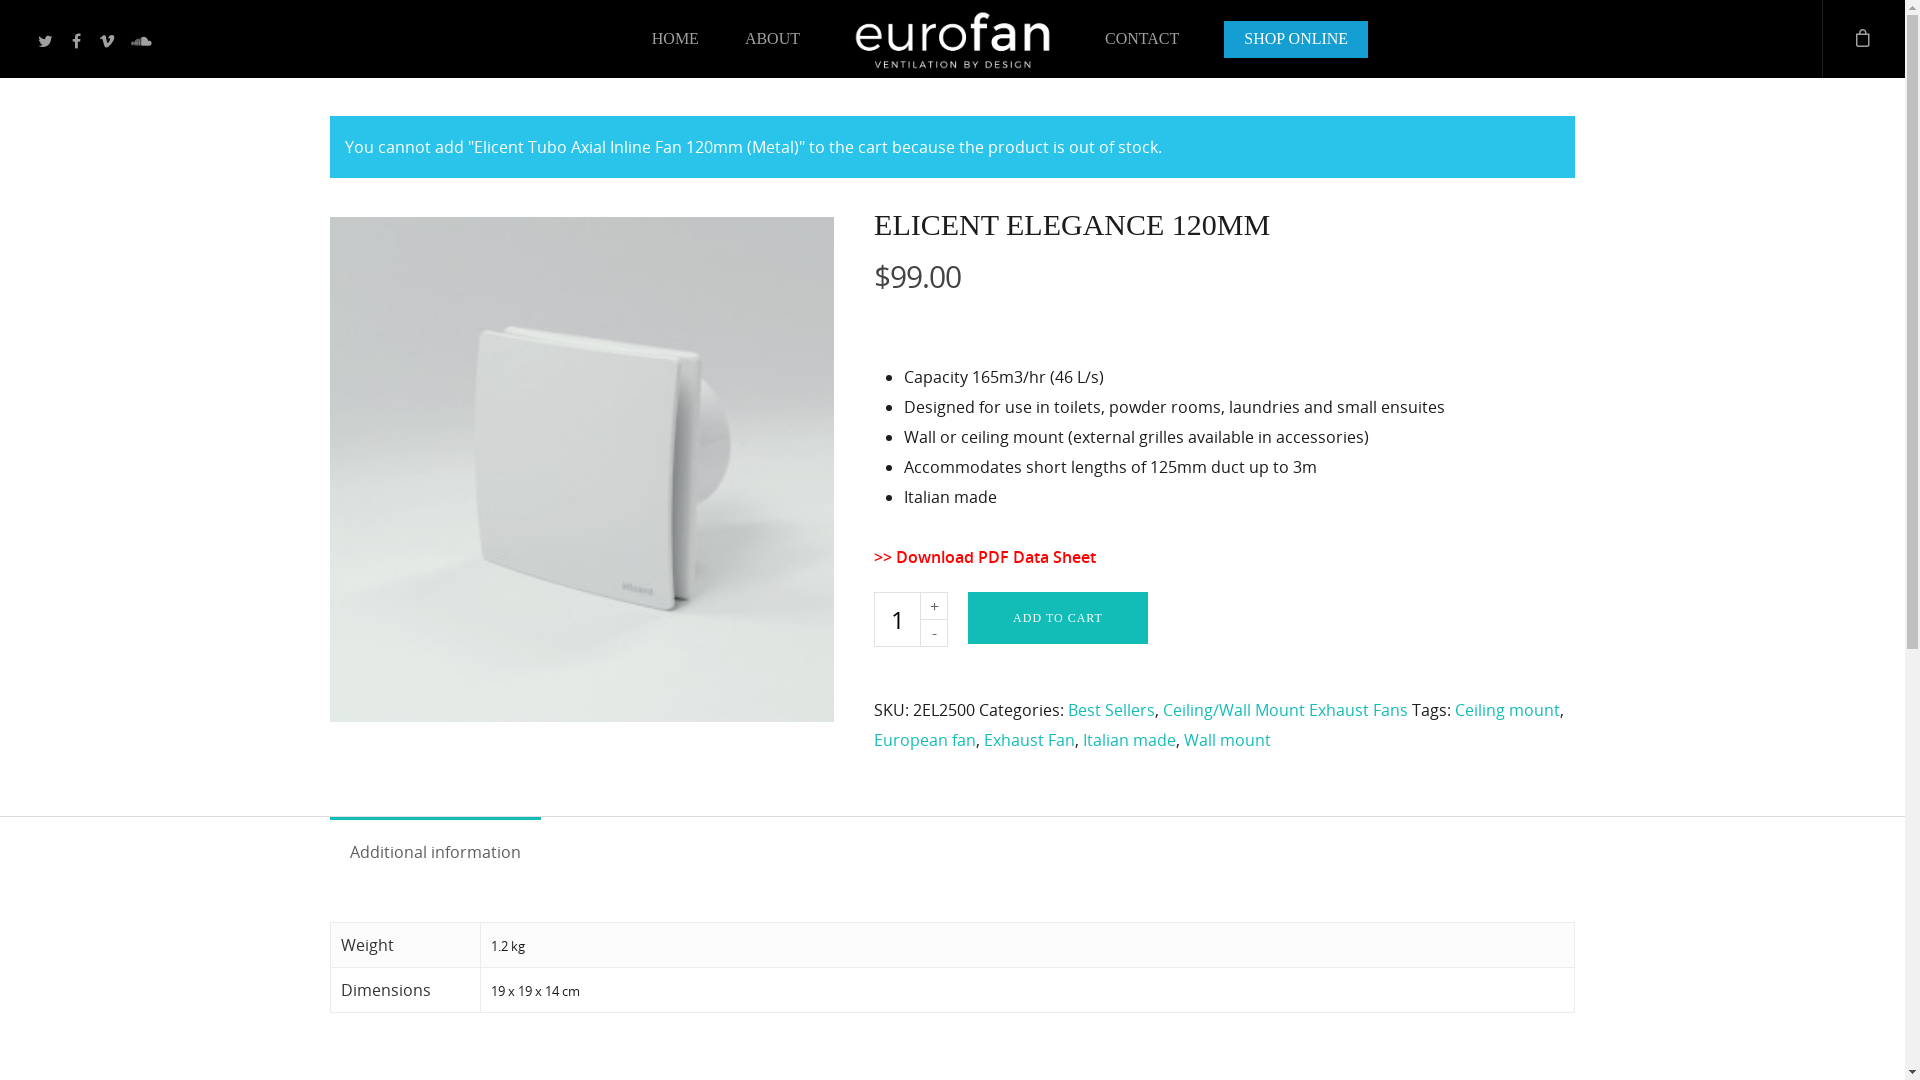 This screenshot has height=1080, width=1920. I want to click on 'Italian made', so click(1129, 740).